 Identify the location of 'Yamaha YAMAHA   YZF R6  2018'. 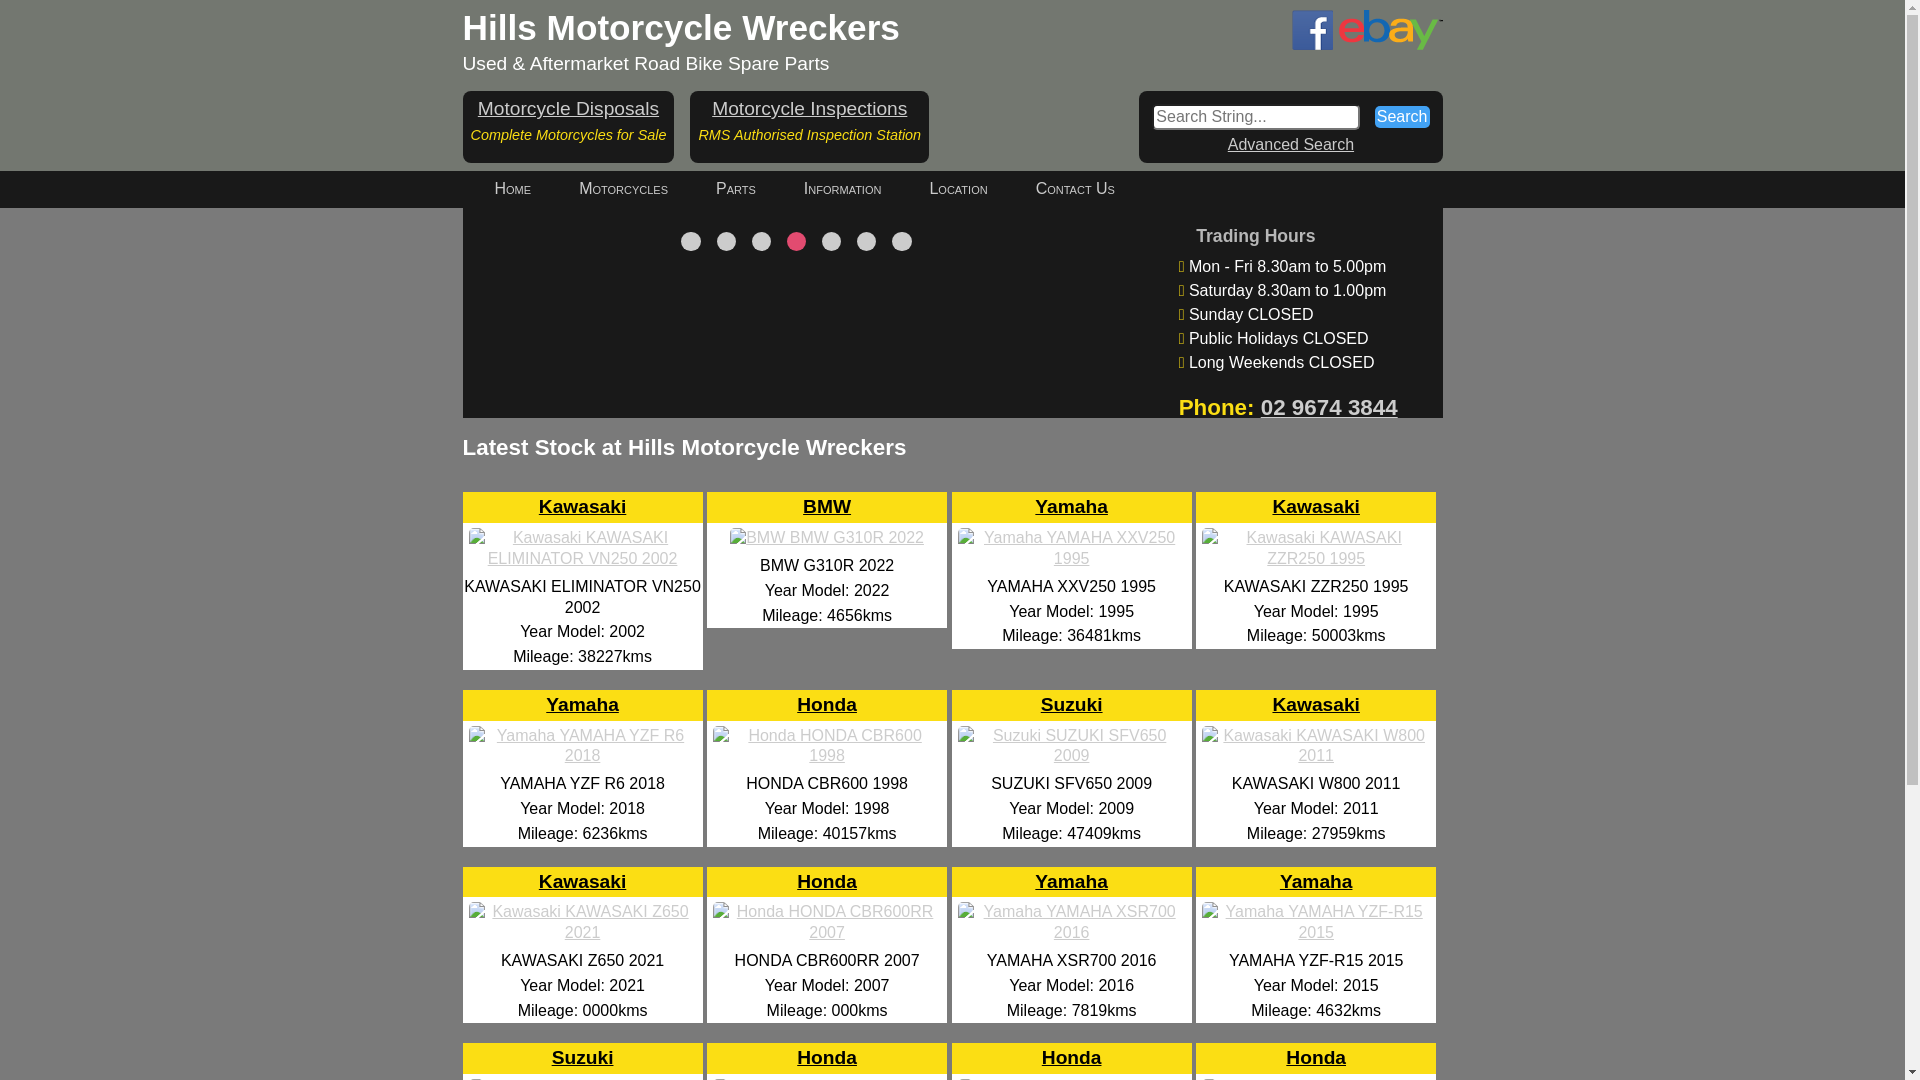
(581, 755).